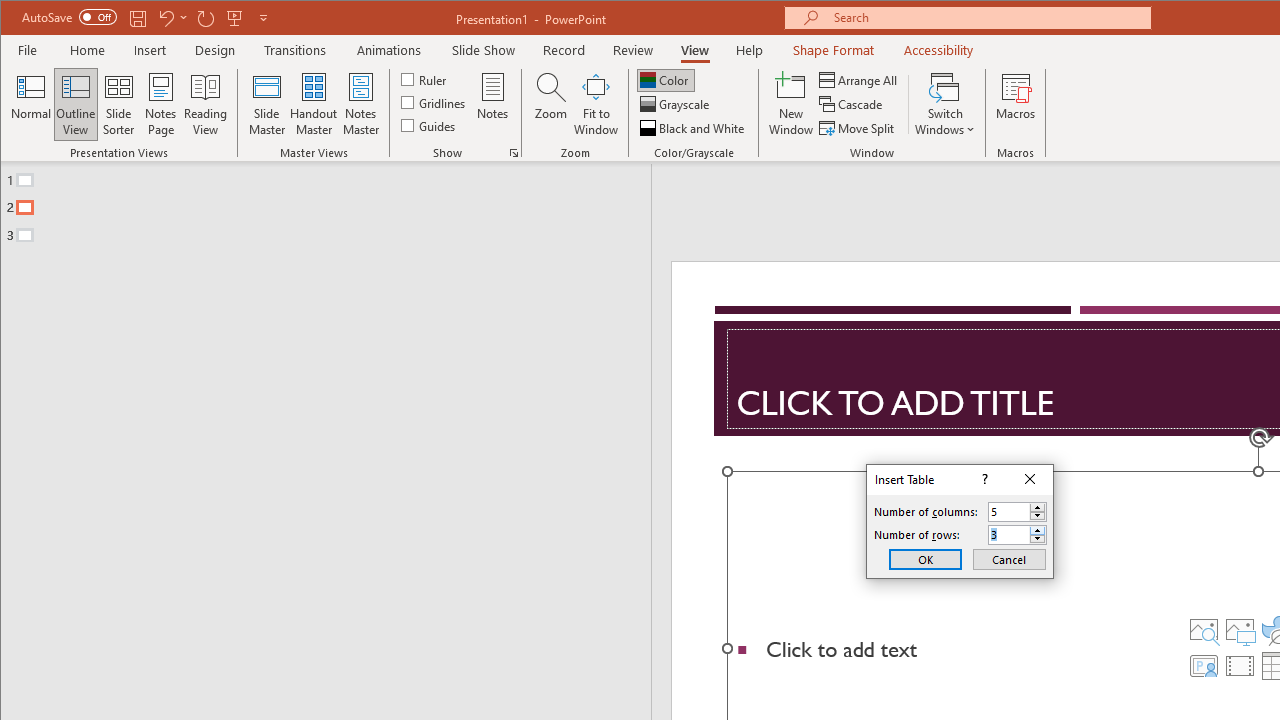 Image resolution: width=1280 pixels, height=720 pixels. What do you see at coordinates (595, 104) in the screenshot?
I see `'Fit to Window'` at bounding box center [595, 104].